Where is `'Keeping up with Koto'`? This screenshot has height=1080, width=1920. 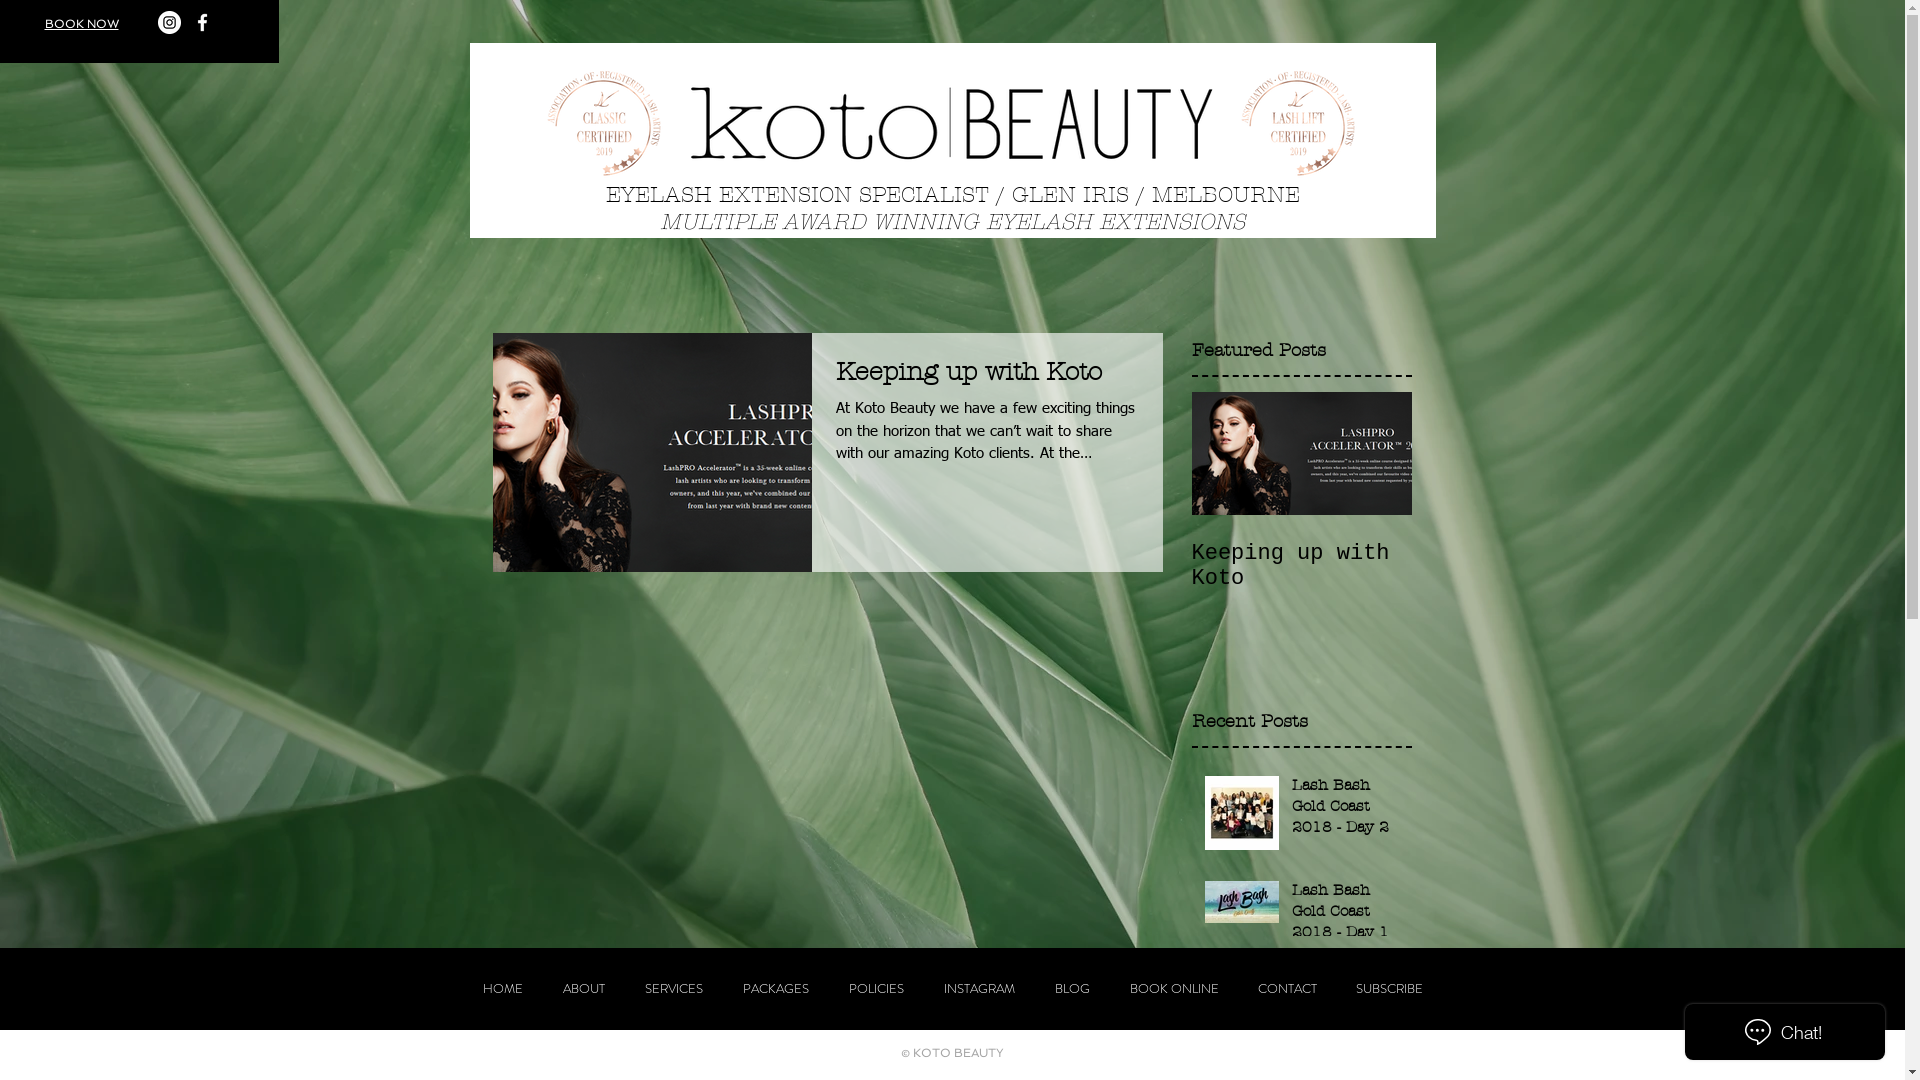 'Keeping up with Koto' is located at coordinates (987, 377).